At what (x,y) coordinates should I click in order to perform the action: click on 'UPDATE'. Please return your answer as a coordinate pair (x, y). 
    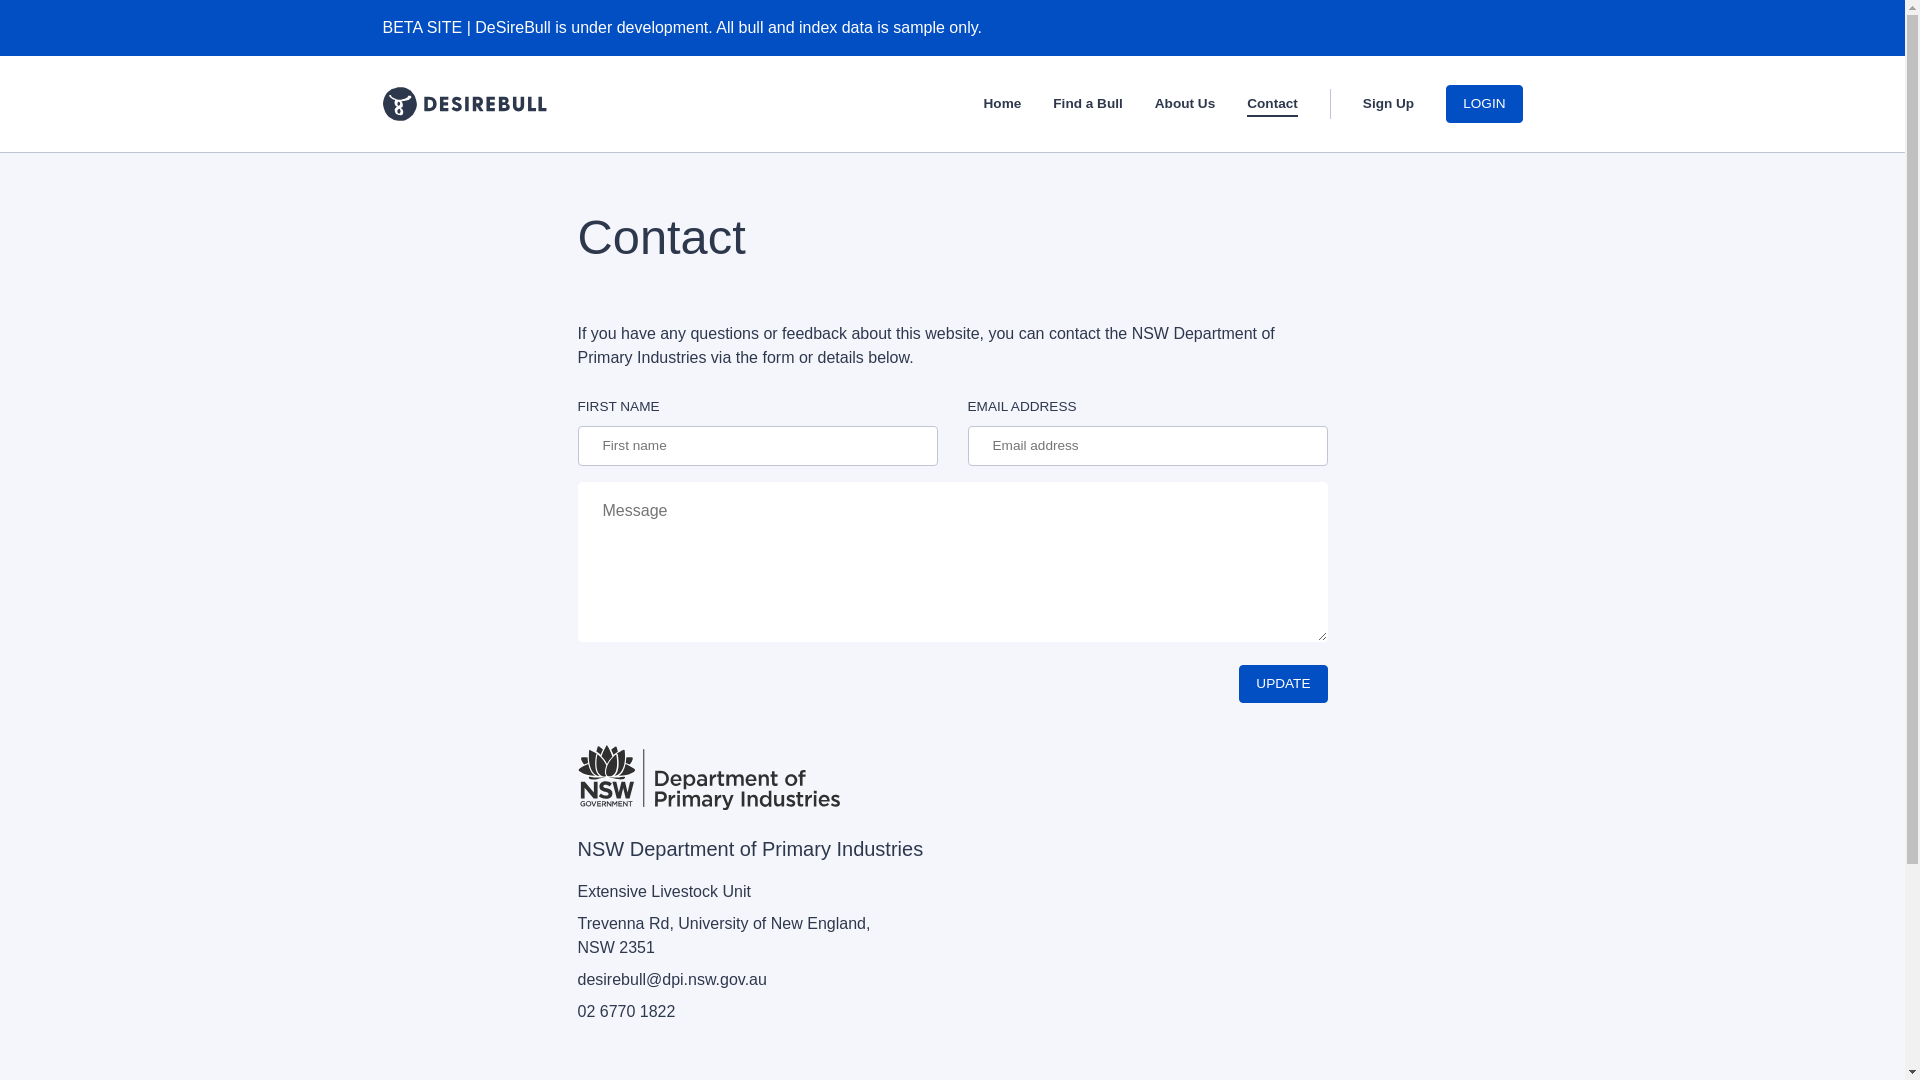
    Looking at the image, I should click on (1282, 682).